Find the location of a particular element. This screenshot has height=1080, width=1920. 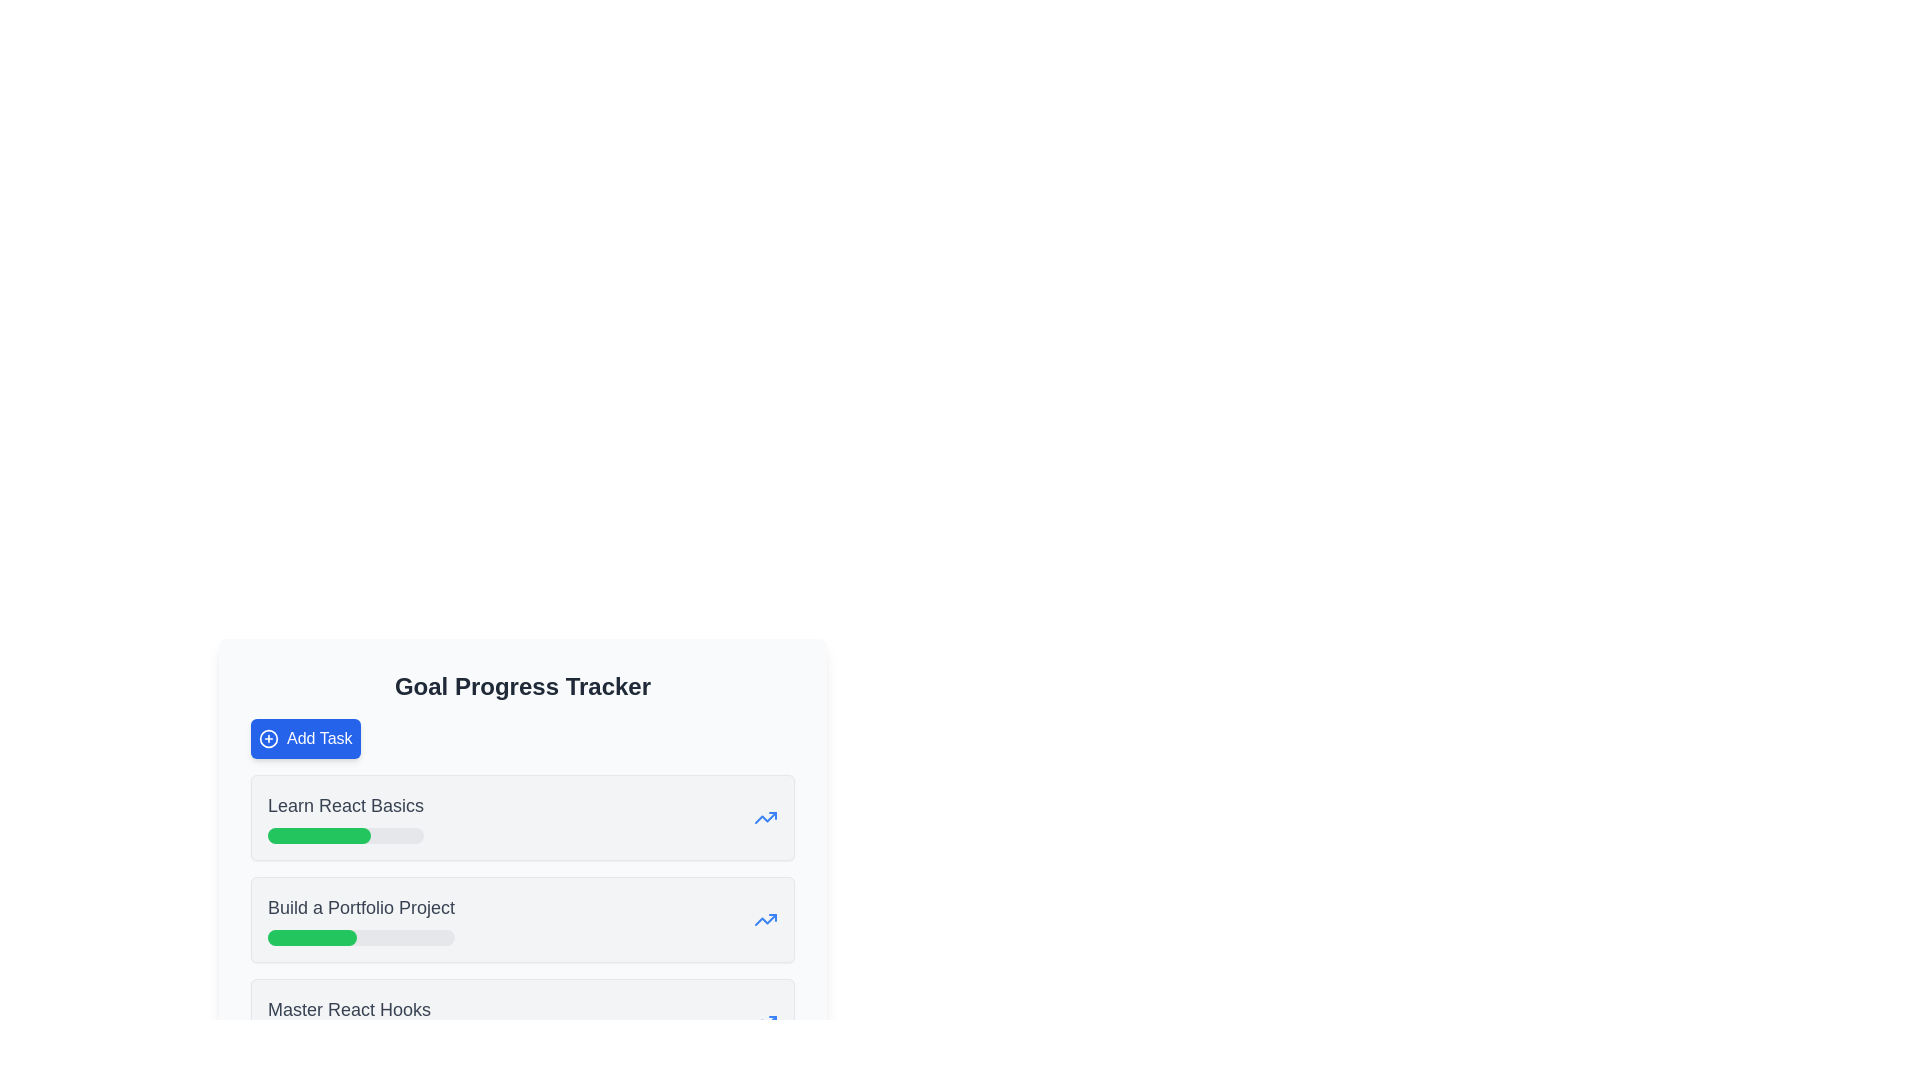

the text label or heading for the task 'Learn React Basics', which serves as the title for the associated progress bar and related actions is located at coordinates (345, 817).